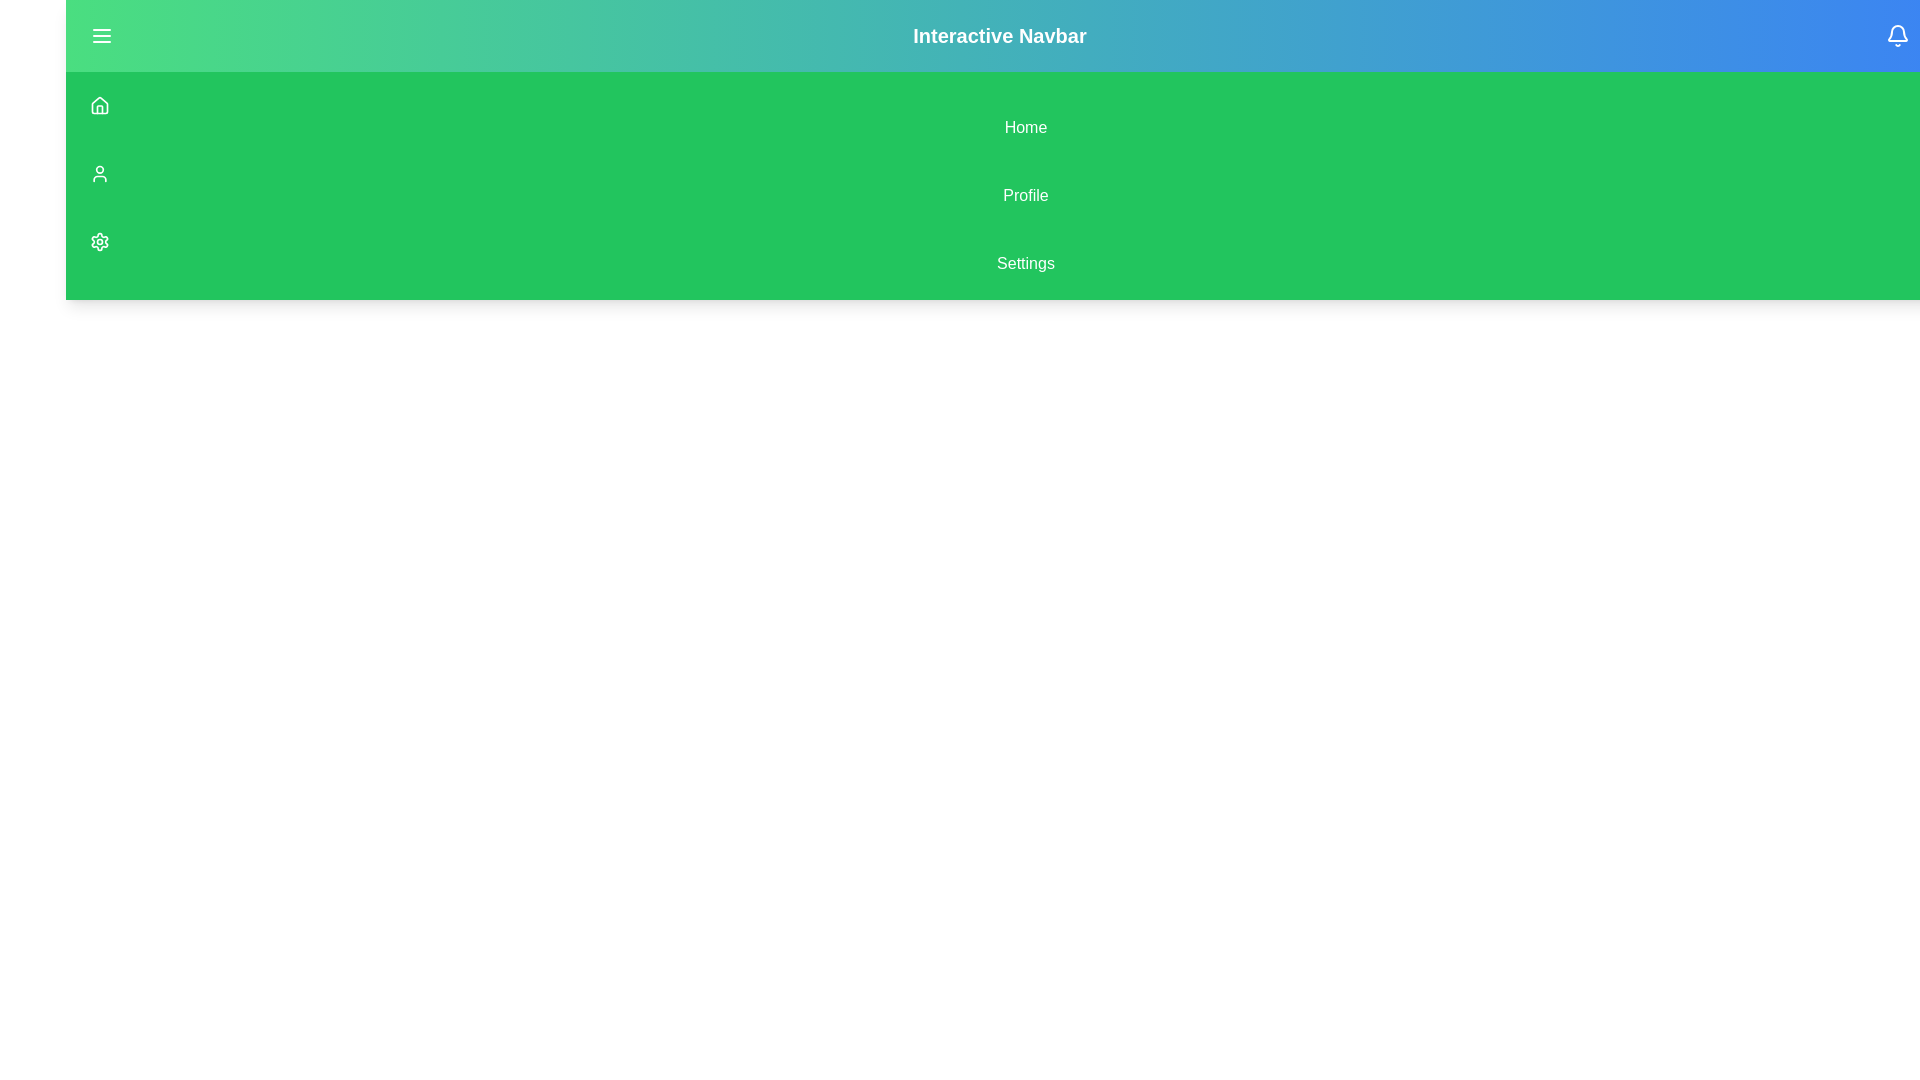  Describe the element at coordinates (99, 105) in the screenshot. I see `the home icon located at the top of the leftmost navigation bar` at that location.